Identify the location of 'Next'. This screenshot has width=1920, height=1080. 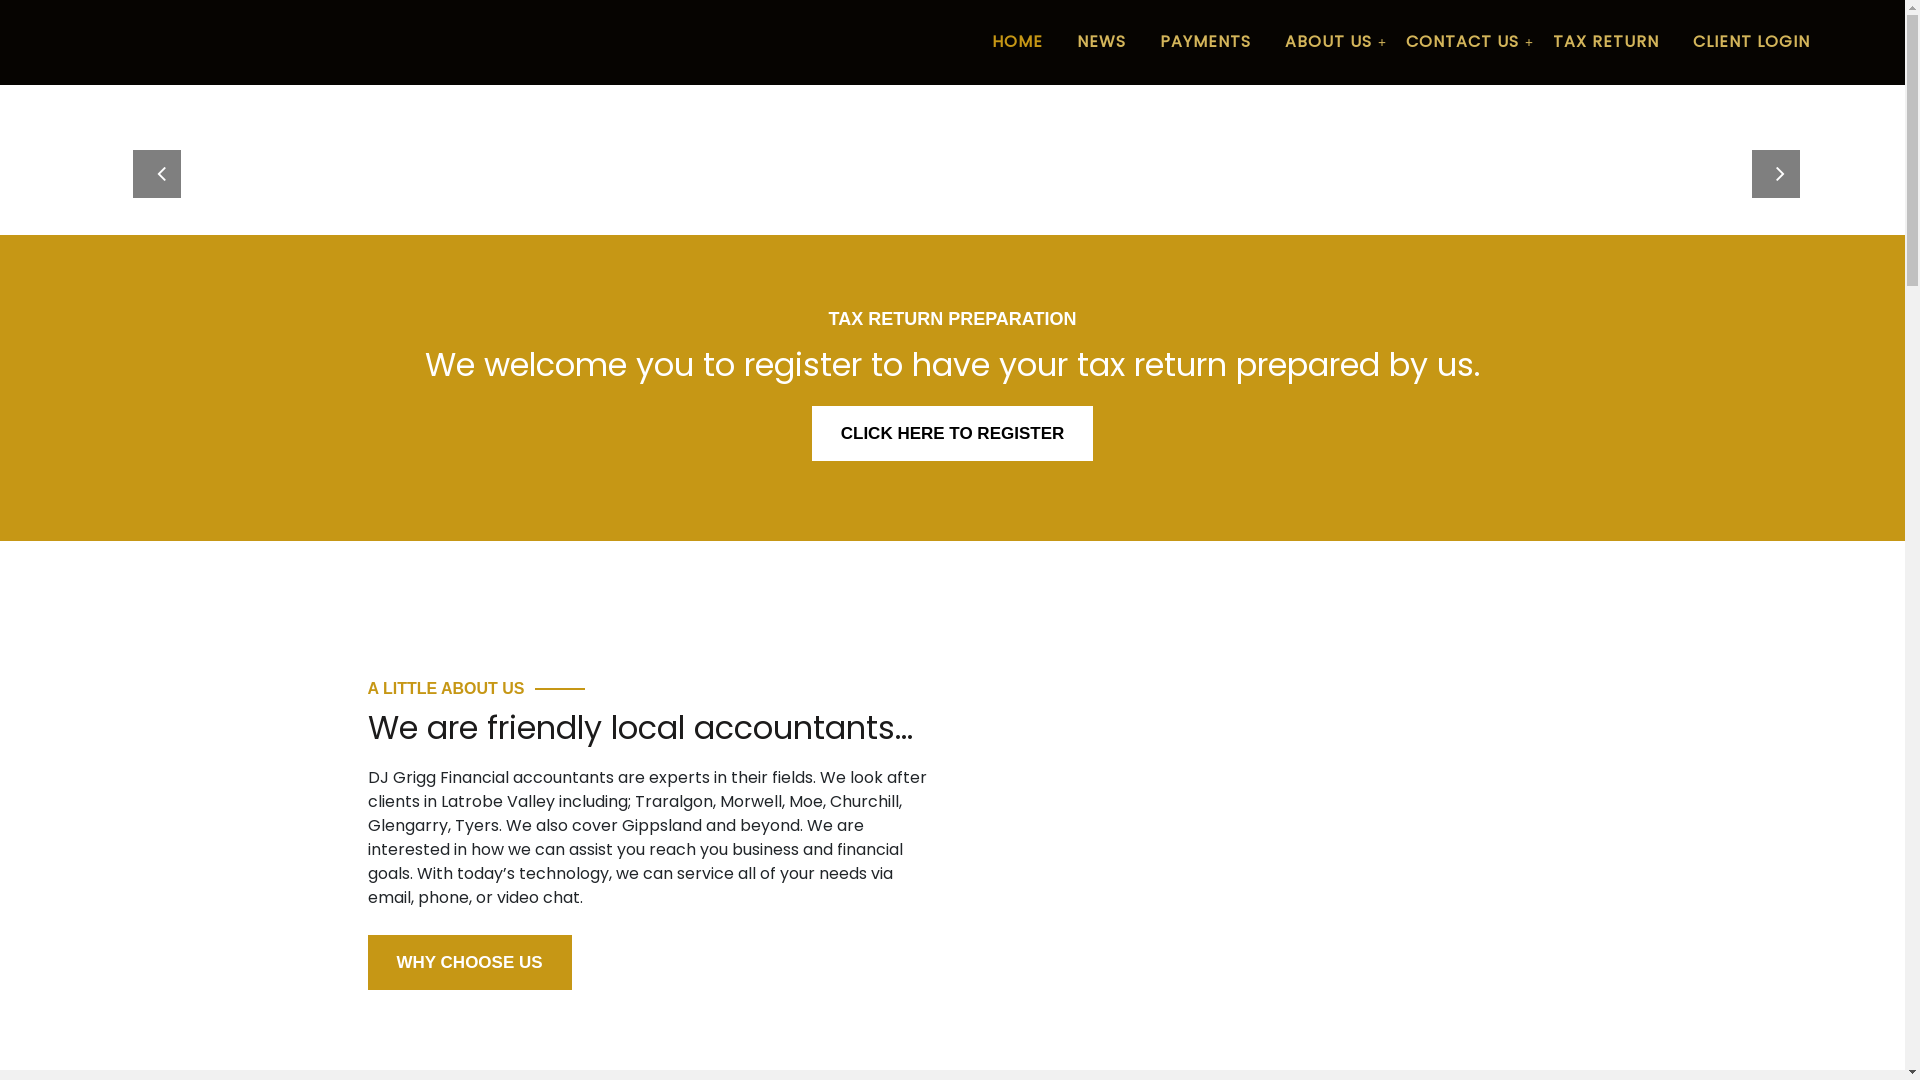
(1761, 158).